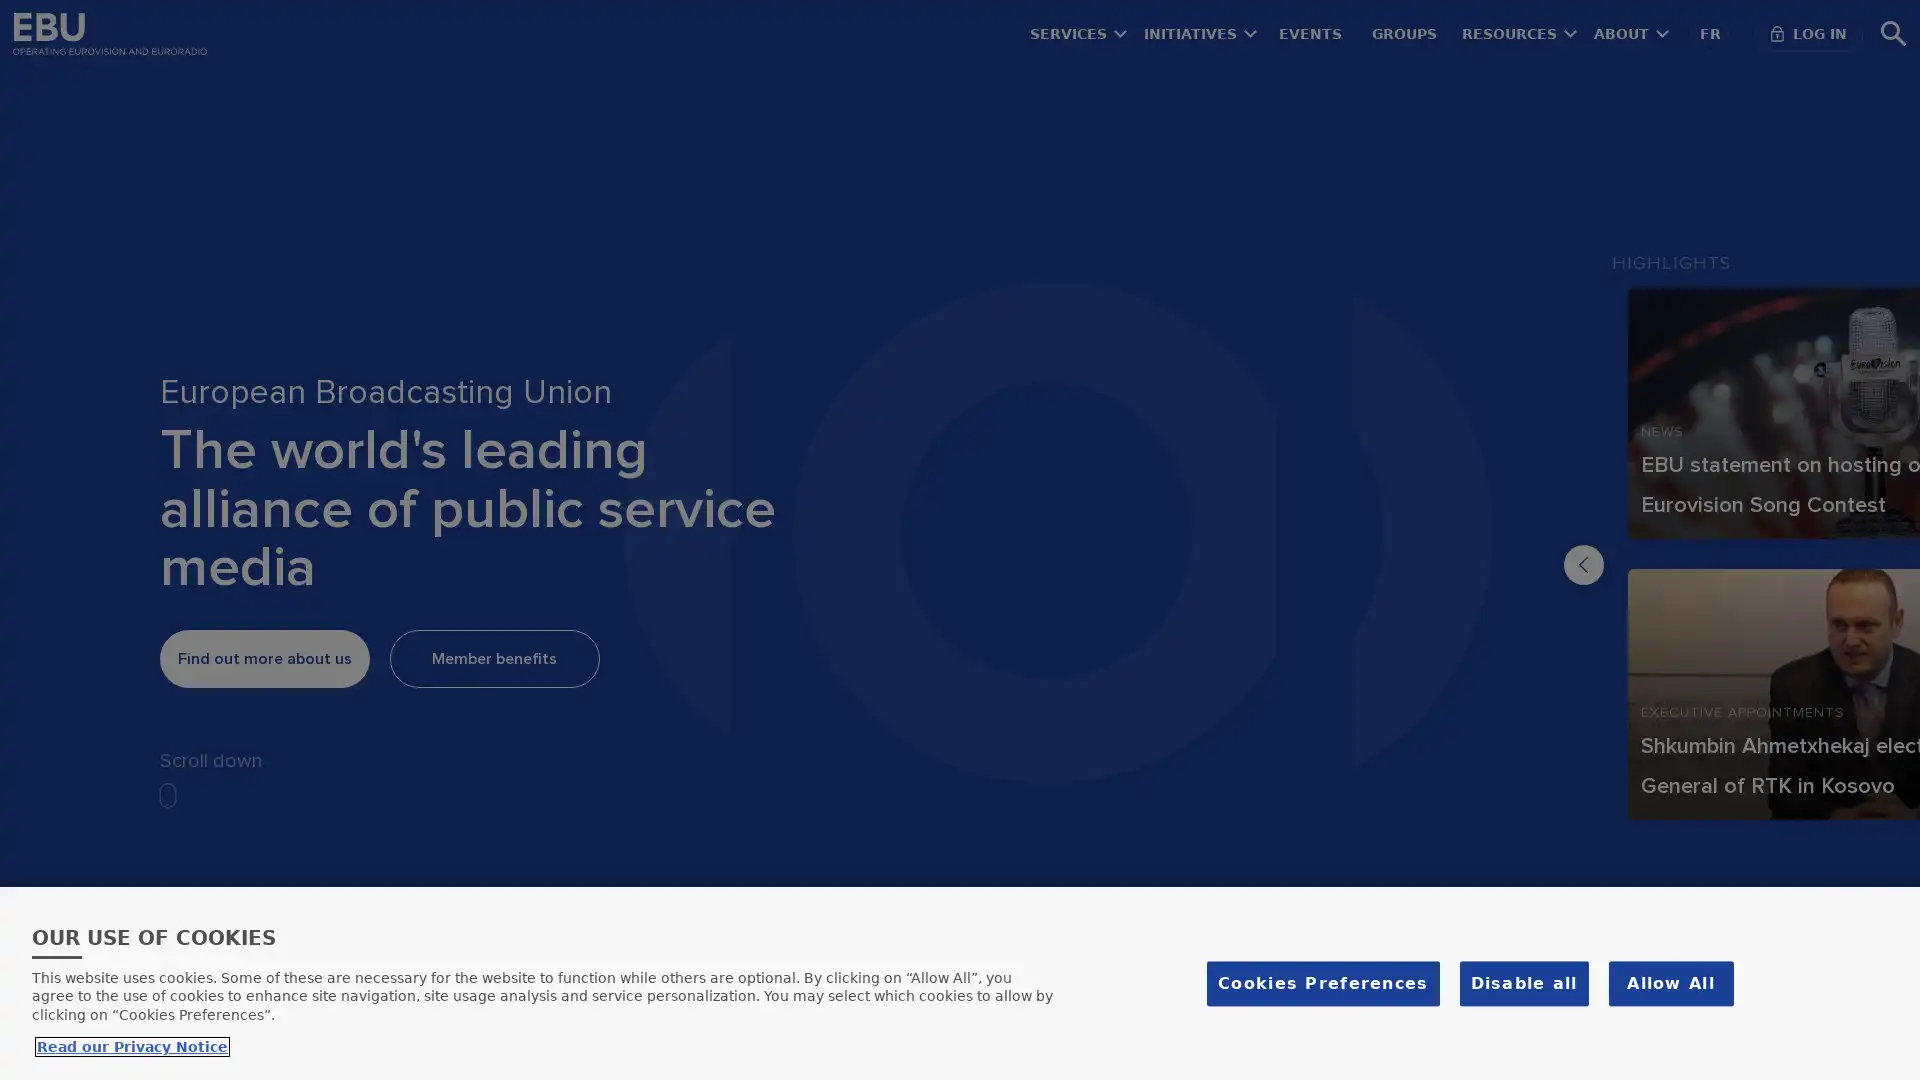 The image size is (1920, 1080). What do you see at coordinates (1323, 982) in the screenshot?
I see `Cookies Preferences` at bounding box center [1323, 982].